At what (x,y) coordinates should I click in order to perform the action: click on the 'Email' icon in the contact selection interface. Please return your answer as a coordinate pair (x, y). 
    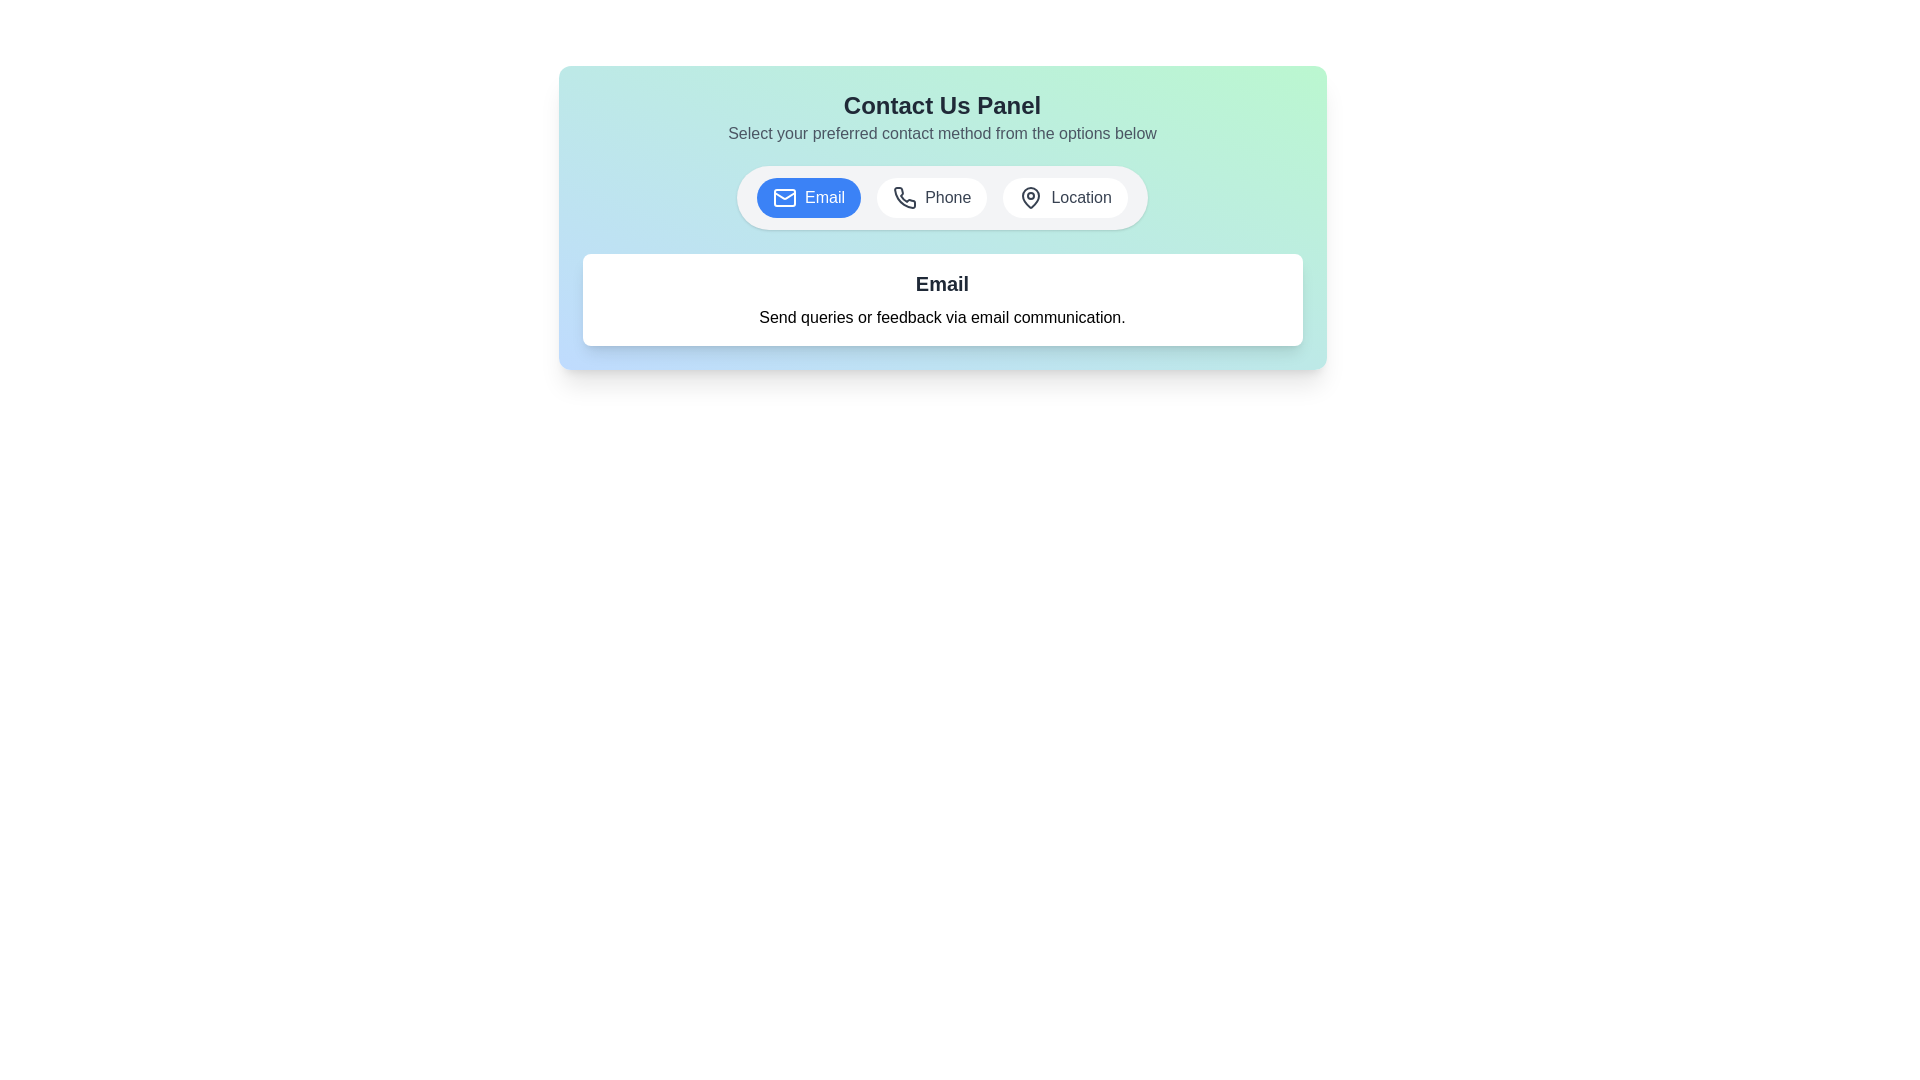
    Looking at the image, I should click on (784, 197).